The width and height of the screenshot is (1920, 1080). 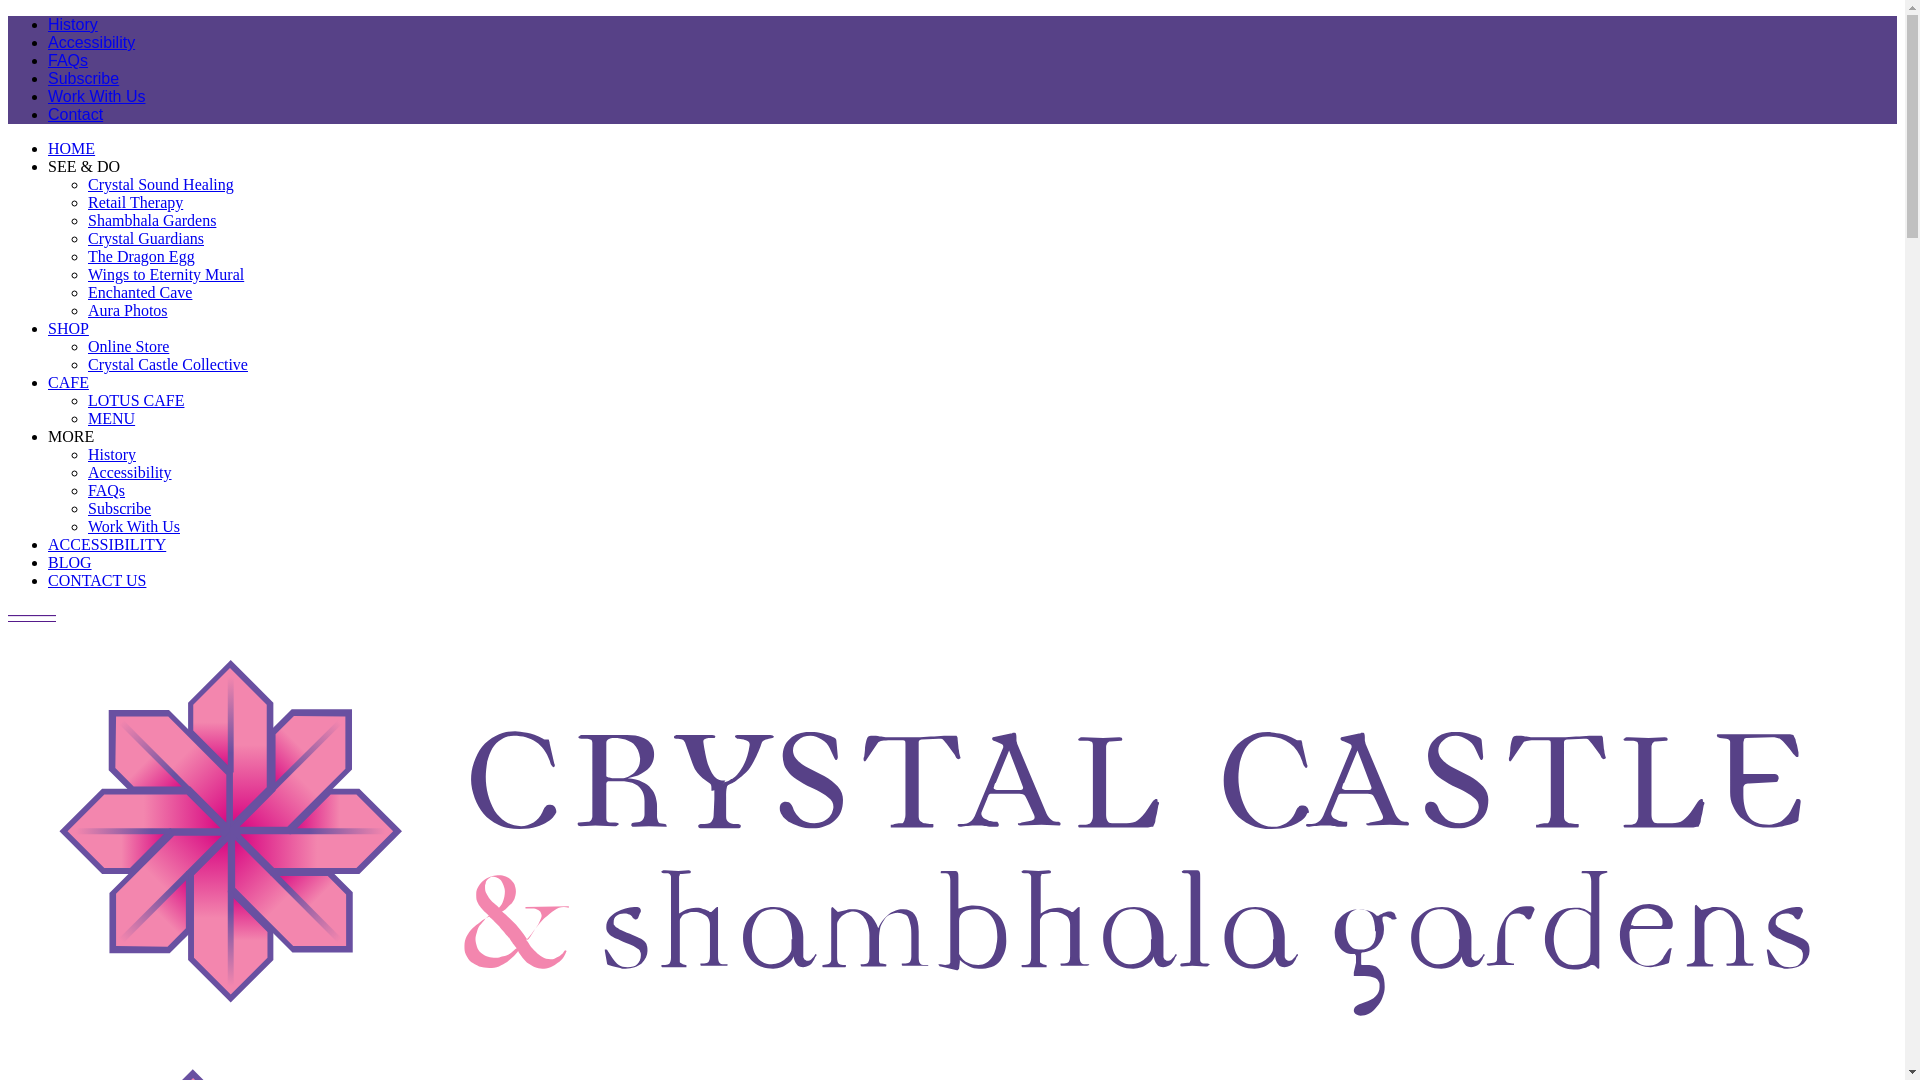 What do you see at coordinates (82, 165) in the screenshot?
I see `'SEE & DO'` at bounding box center [82, 165].